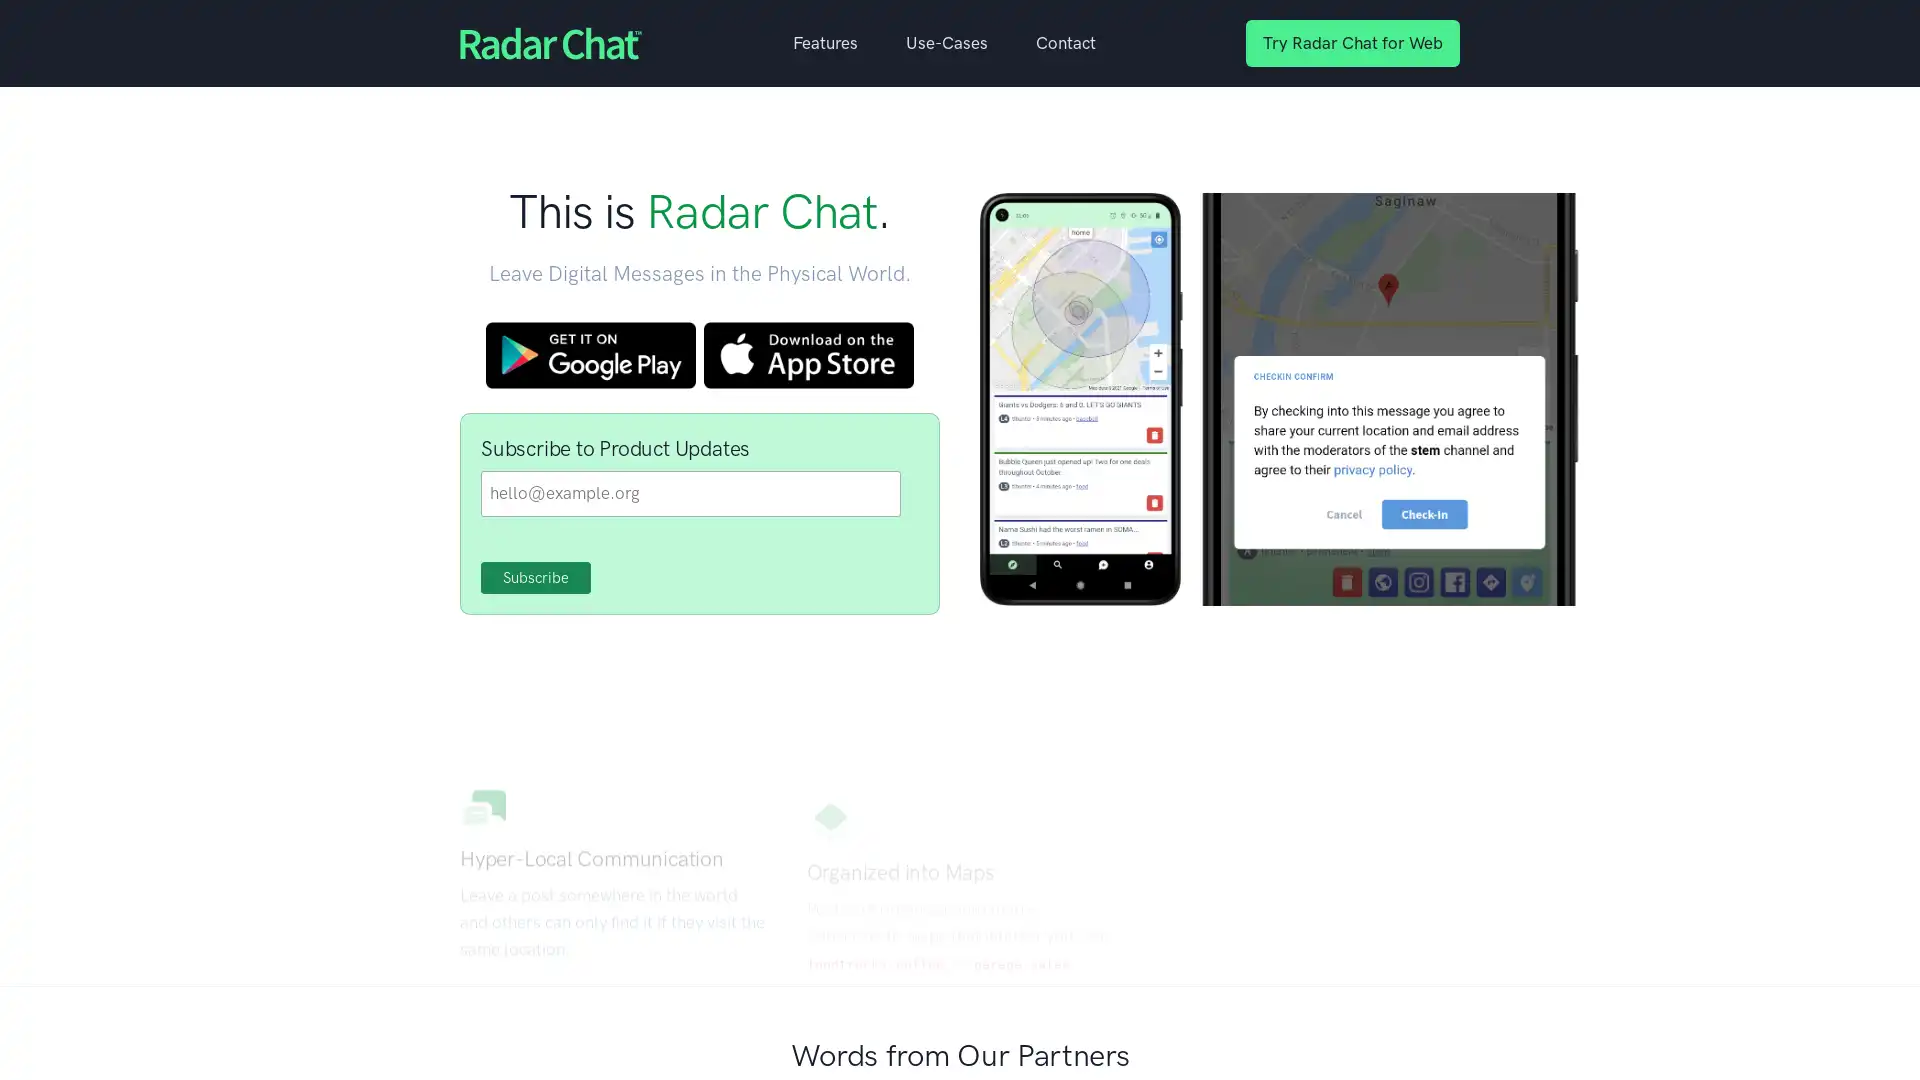  What do you see at coordinates (536, 578) in the screenshot?
I see `Subscribe` at bounding box center [536, 578].